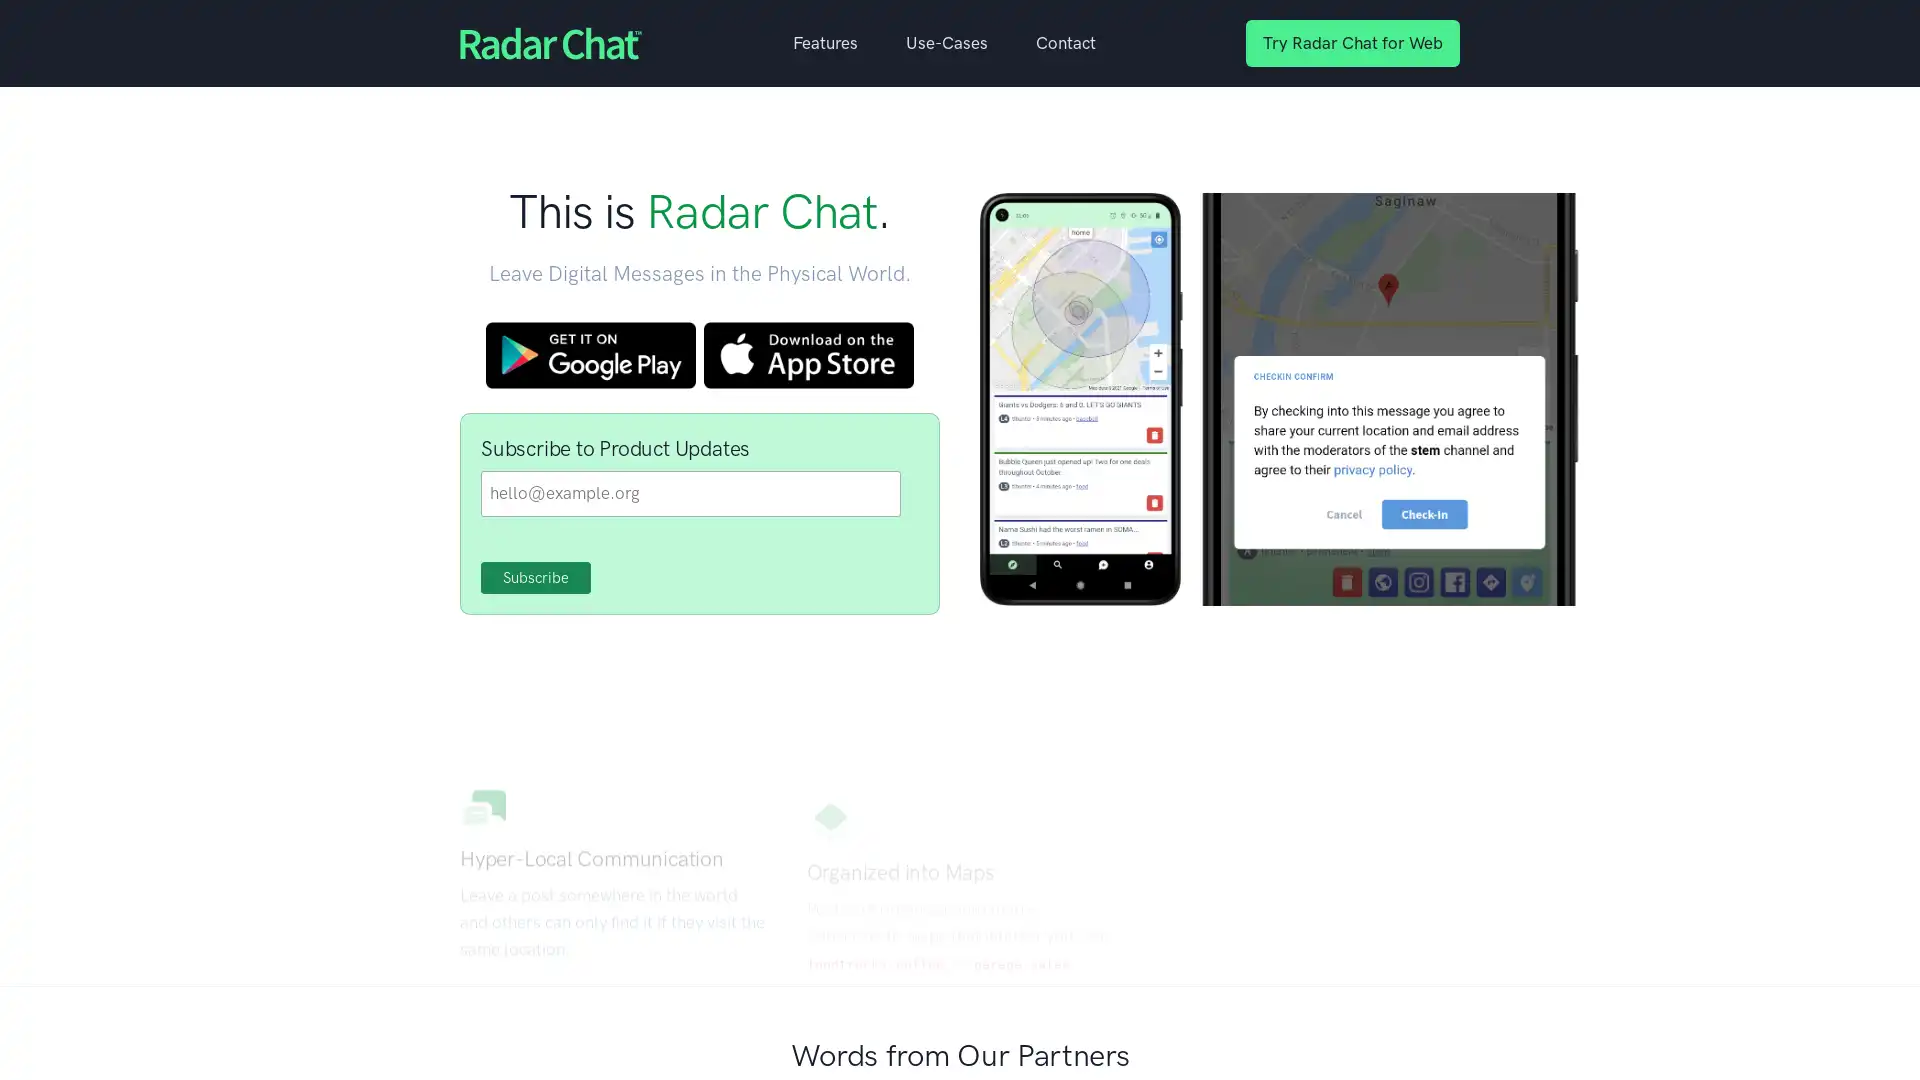  What do you see at coordinates (536, 578) in the screenshot?
I see `Subscribe` at bounding box center [536, 578].